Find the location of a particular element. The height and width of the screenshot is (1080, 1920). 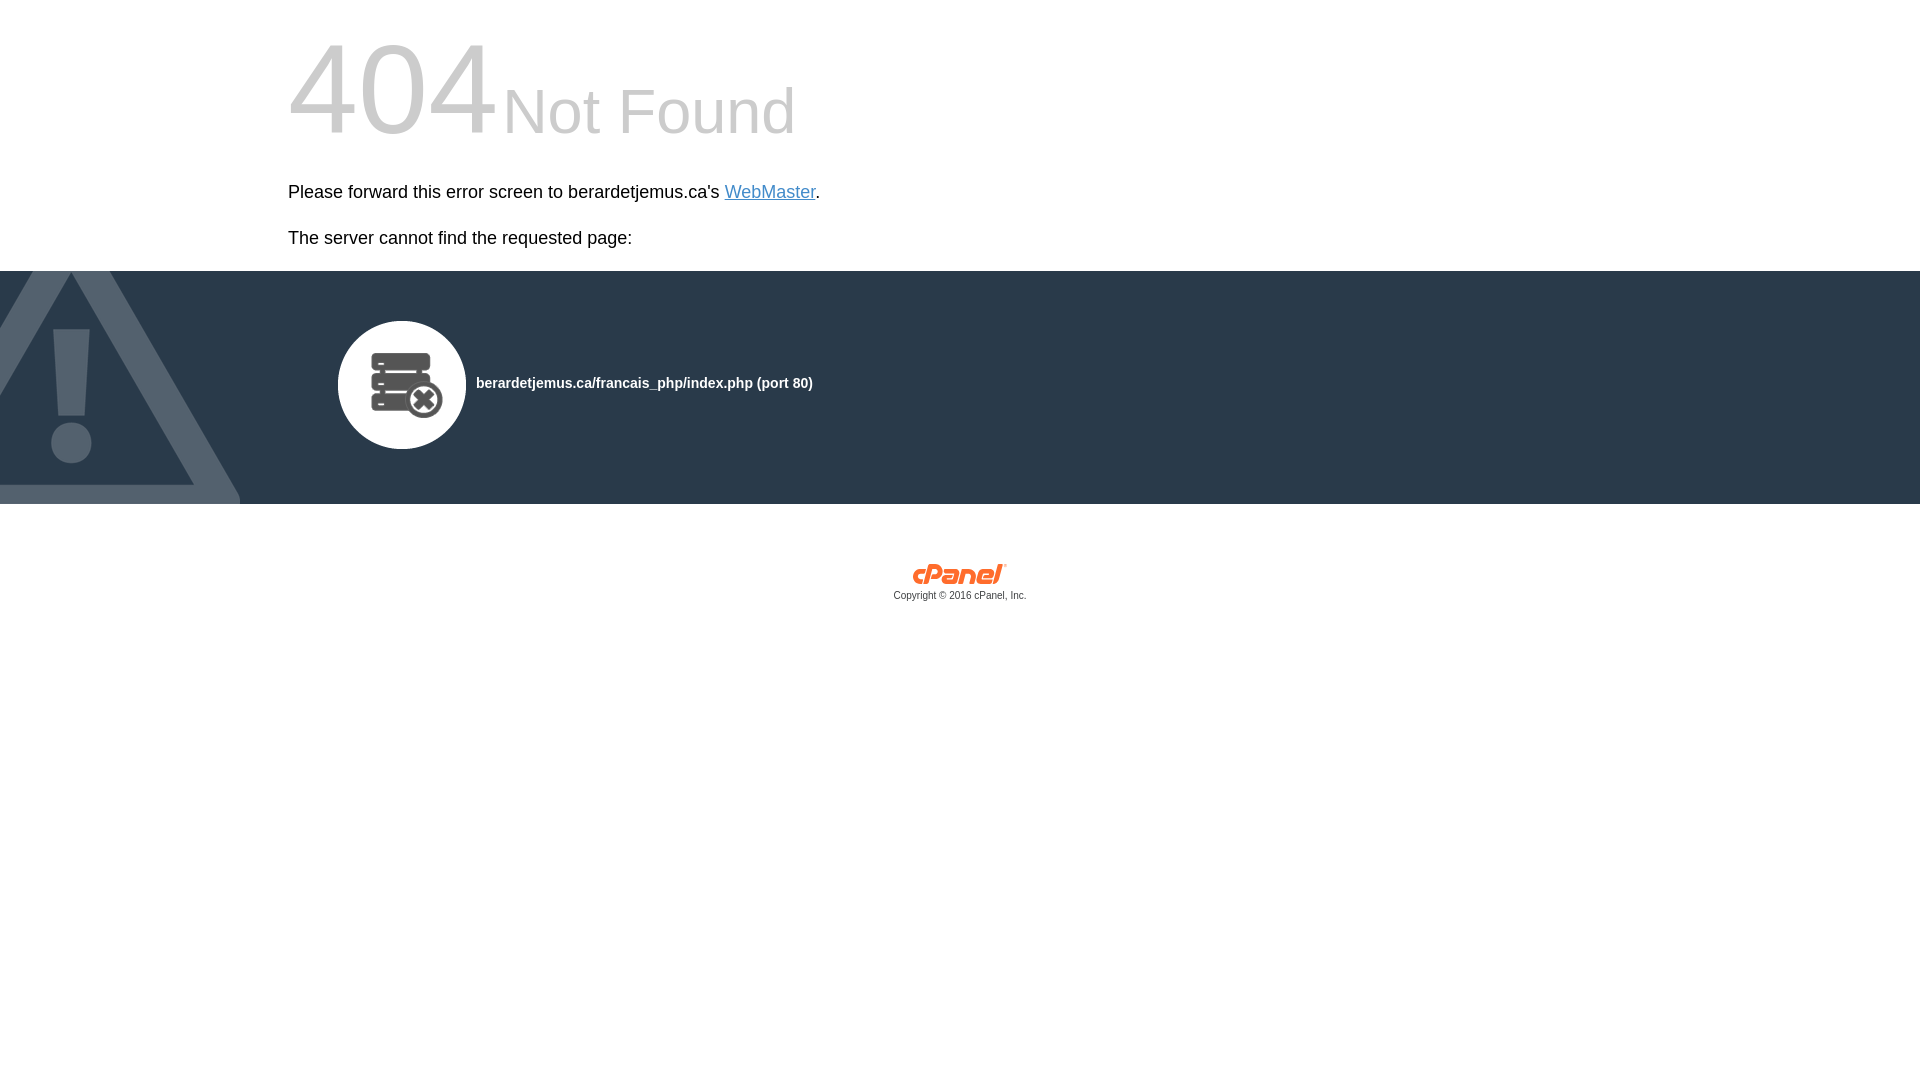

'WebMaster' is located at coordinates (769, 192).